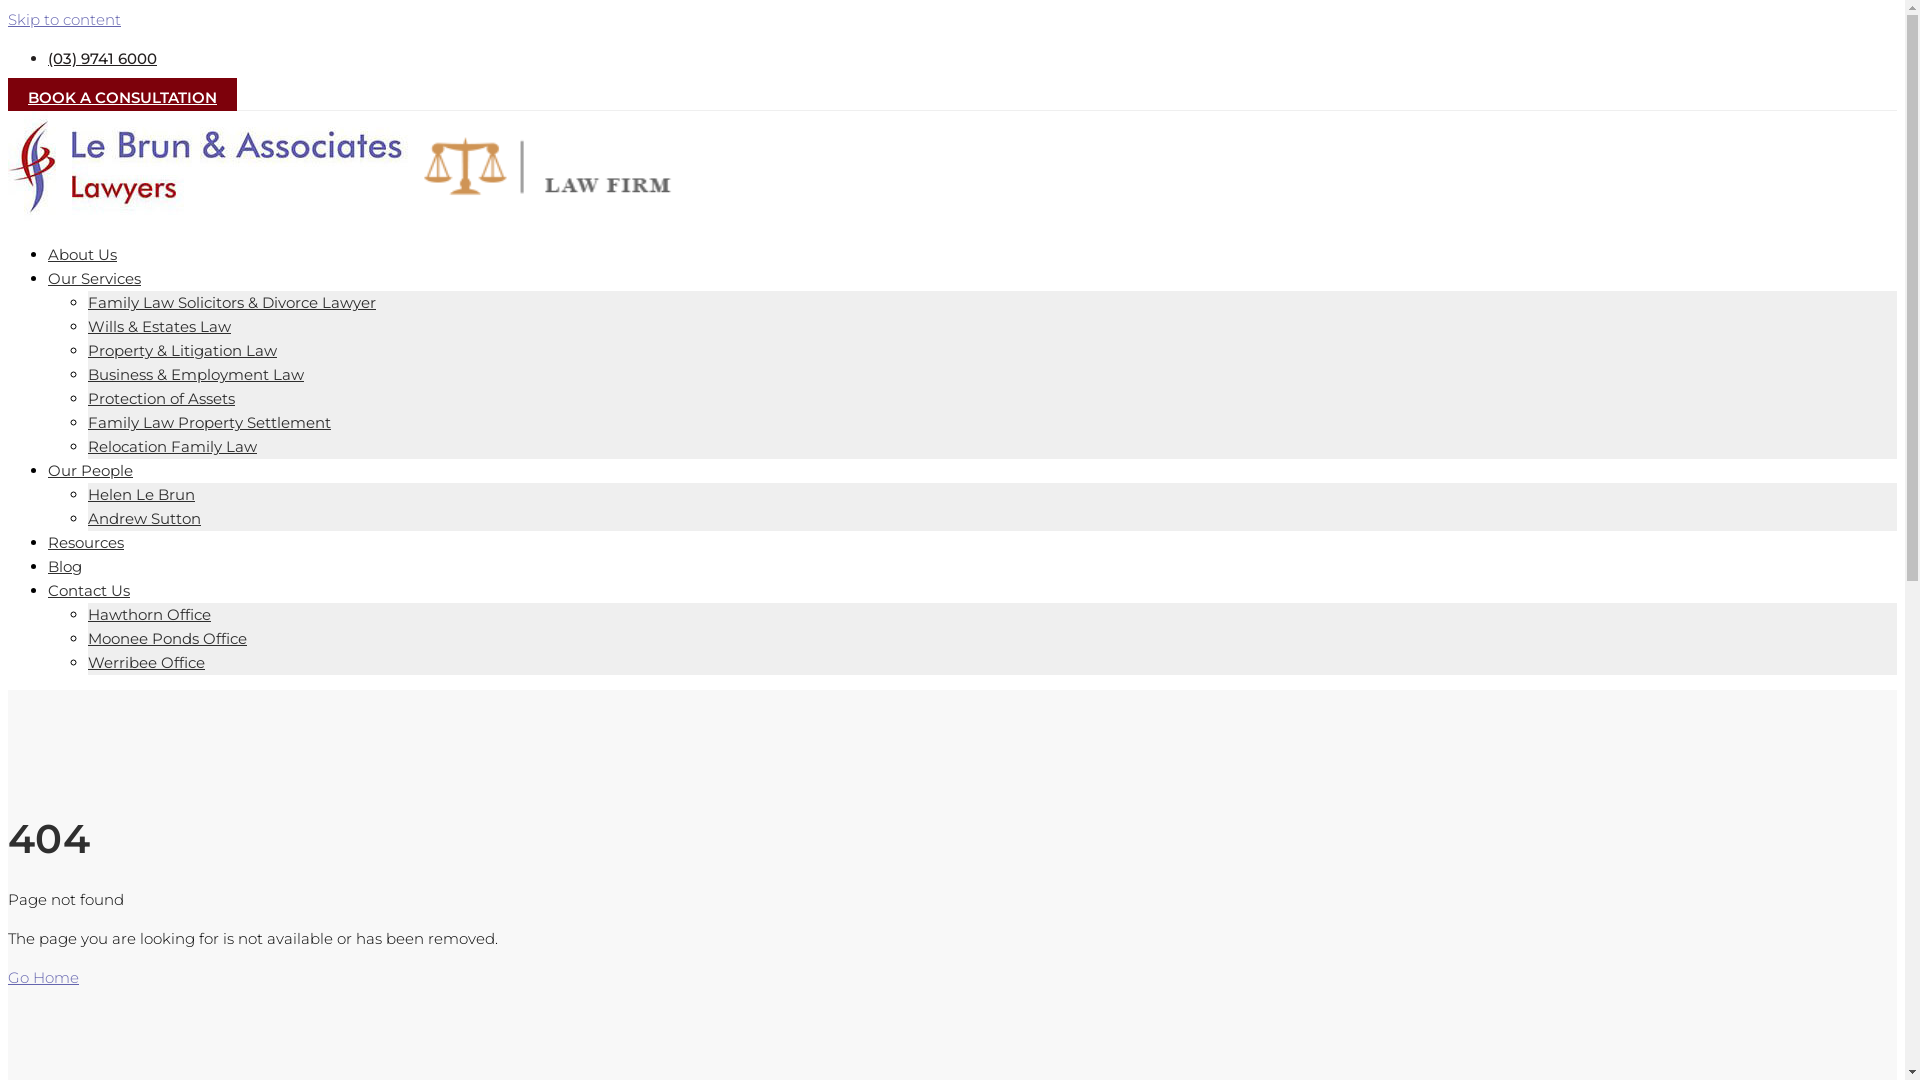 The width and height of the screenshot is (1920, 1080). Describe the element at coordinates (43, 976) in the screenshot. I see `'Go Home'` at that location.